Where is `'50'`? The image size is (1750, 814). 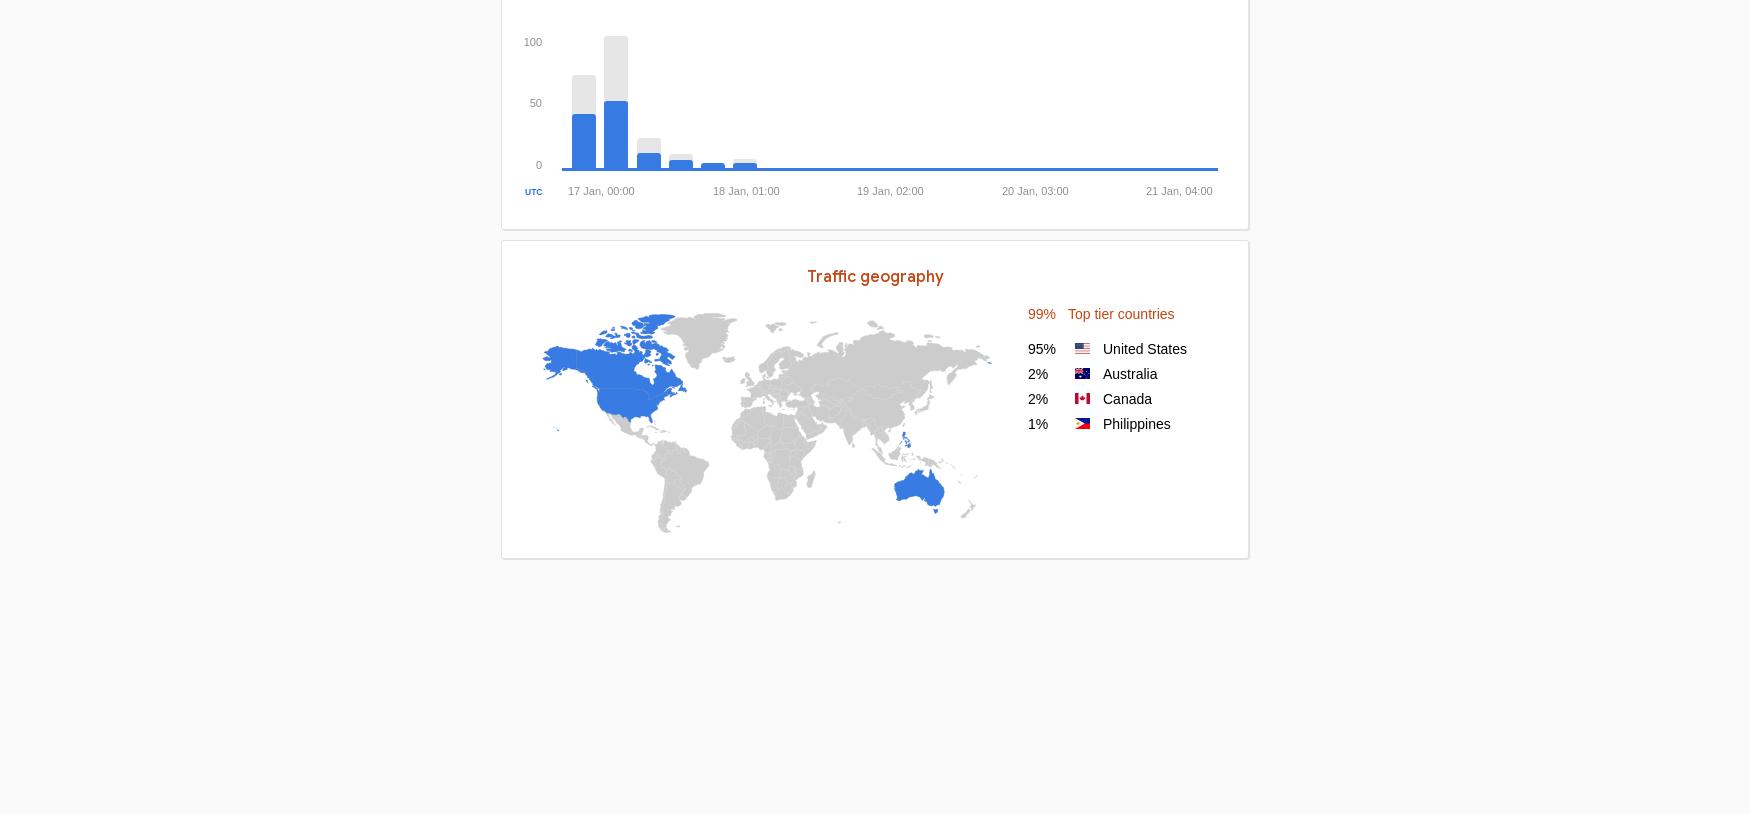 '50' is located at coordinates (534, 101).